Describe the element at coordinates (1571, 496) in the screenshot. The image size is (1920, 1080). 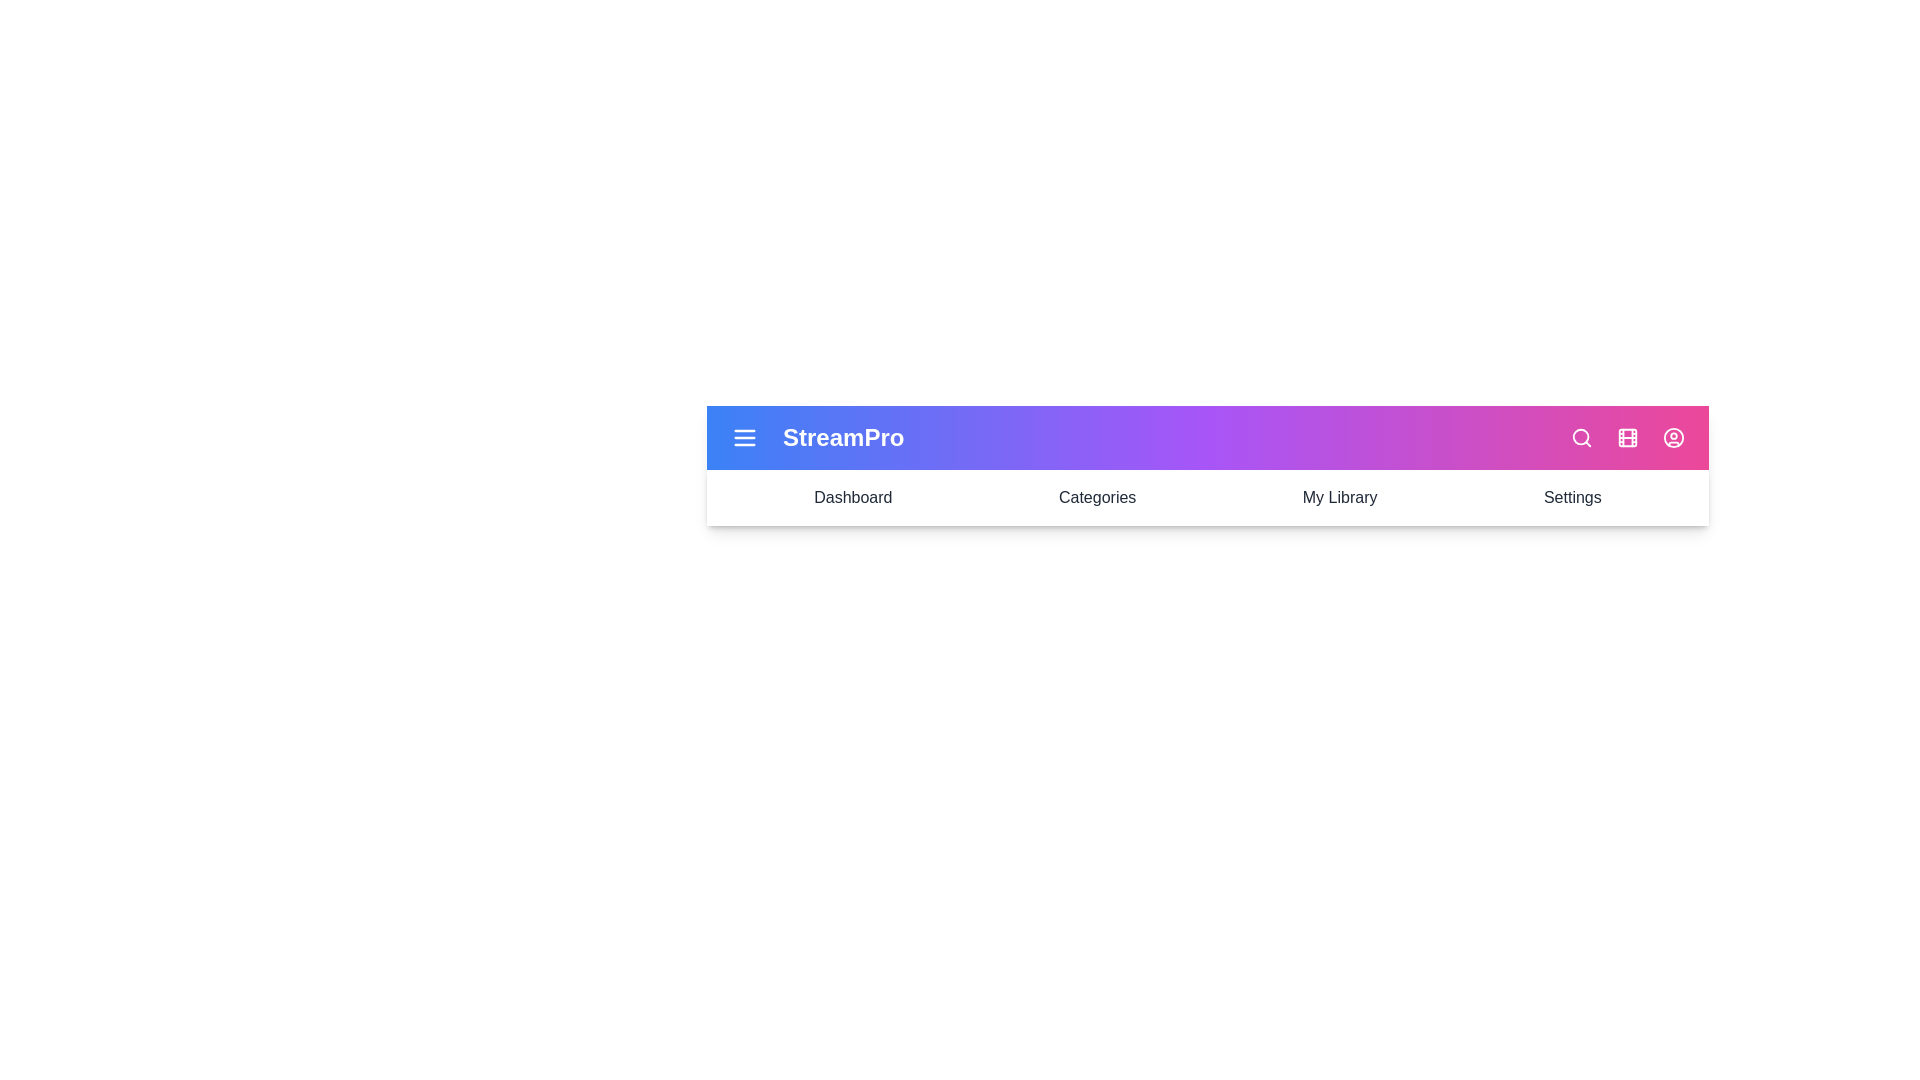
I see `the menu item Settings` at that location.